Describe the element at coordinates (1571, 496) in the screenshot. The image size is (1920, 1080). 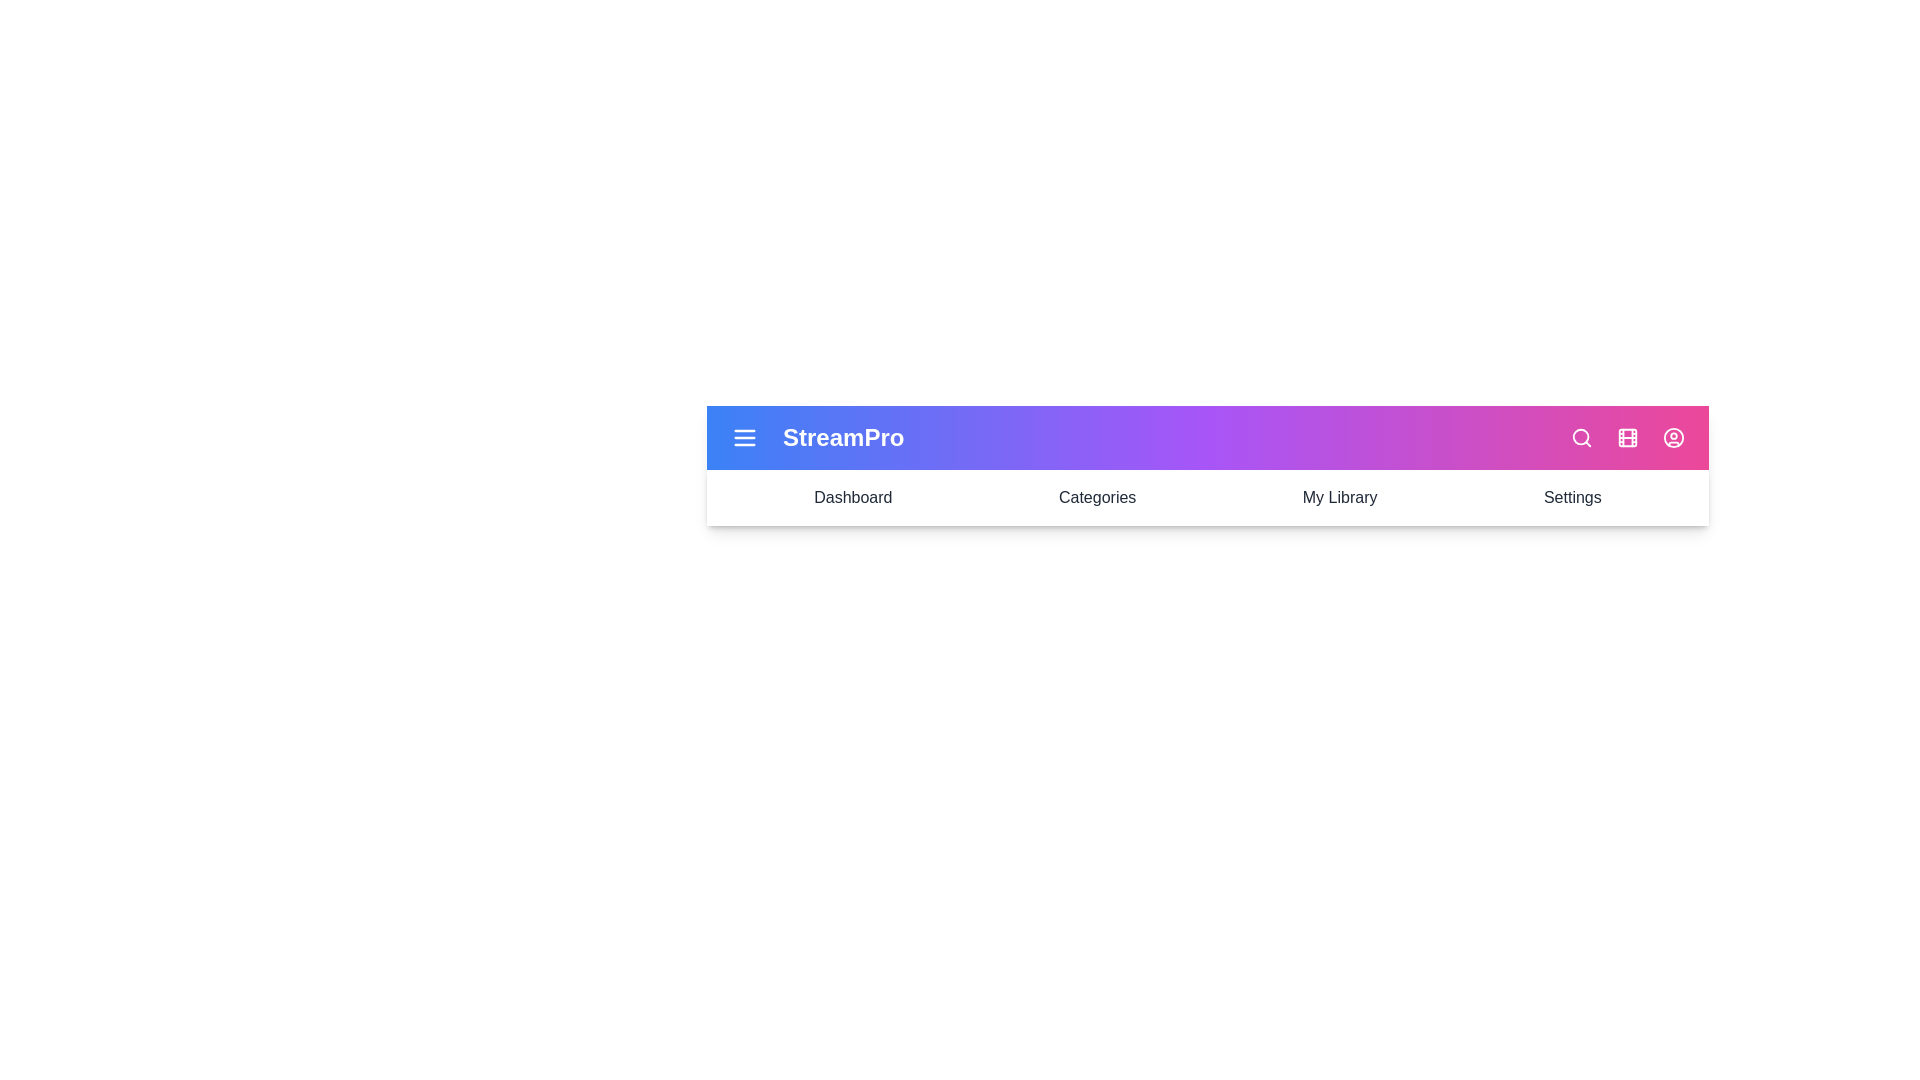
I see `the menu item Settings` at that location.